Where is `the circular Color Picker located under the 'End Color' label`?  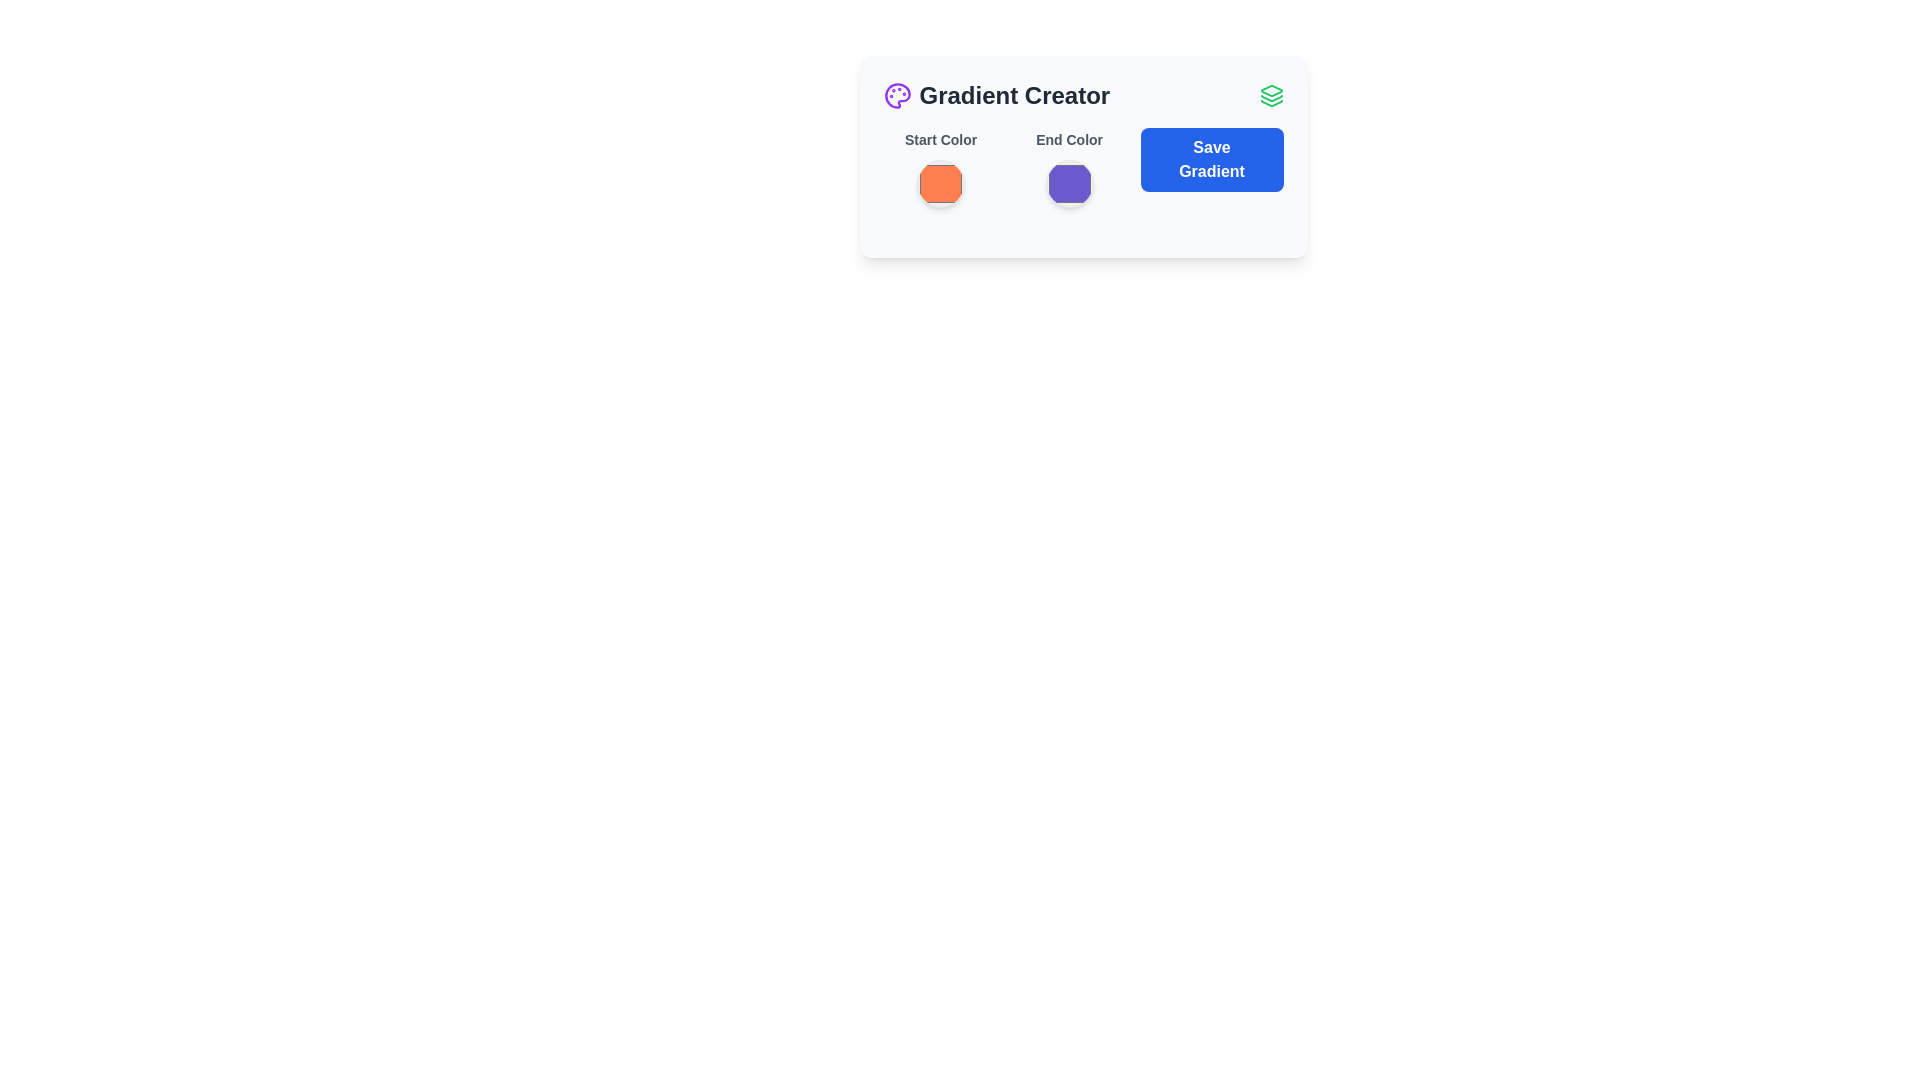 the circular Color Picker located under the 'End Color' label is located at coordinates (1068, 168).